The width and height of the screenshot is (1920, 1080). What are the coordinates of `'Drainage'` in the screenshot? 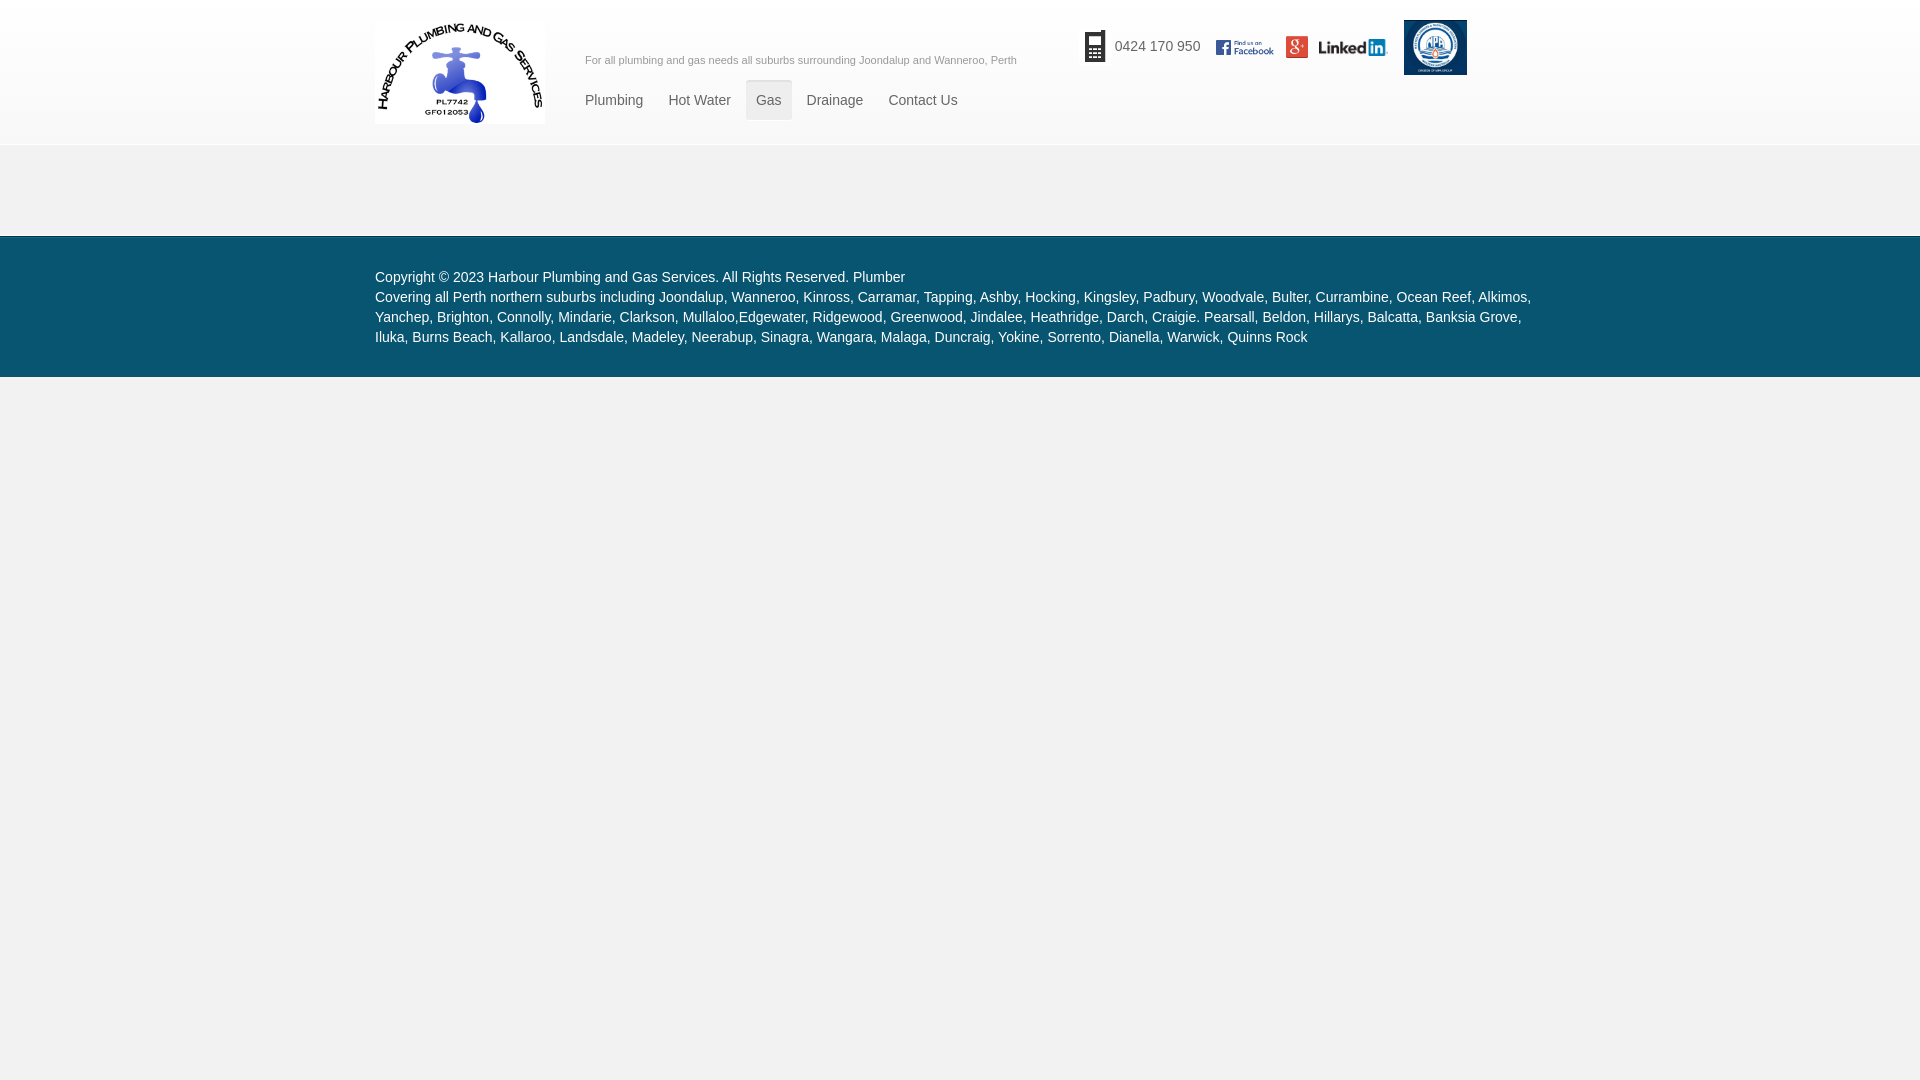 It's located at (835, 100).